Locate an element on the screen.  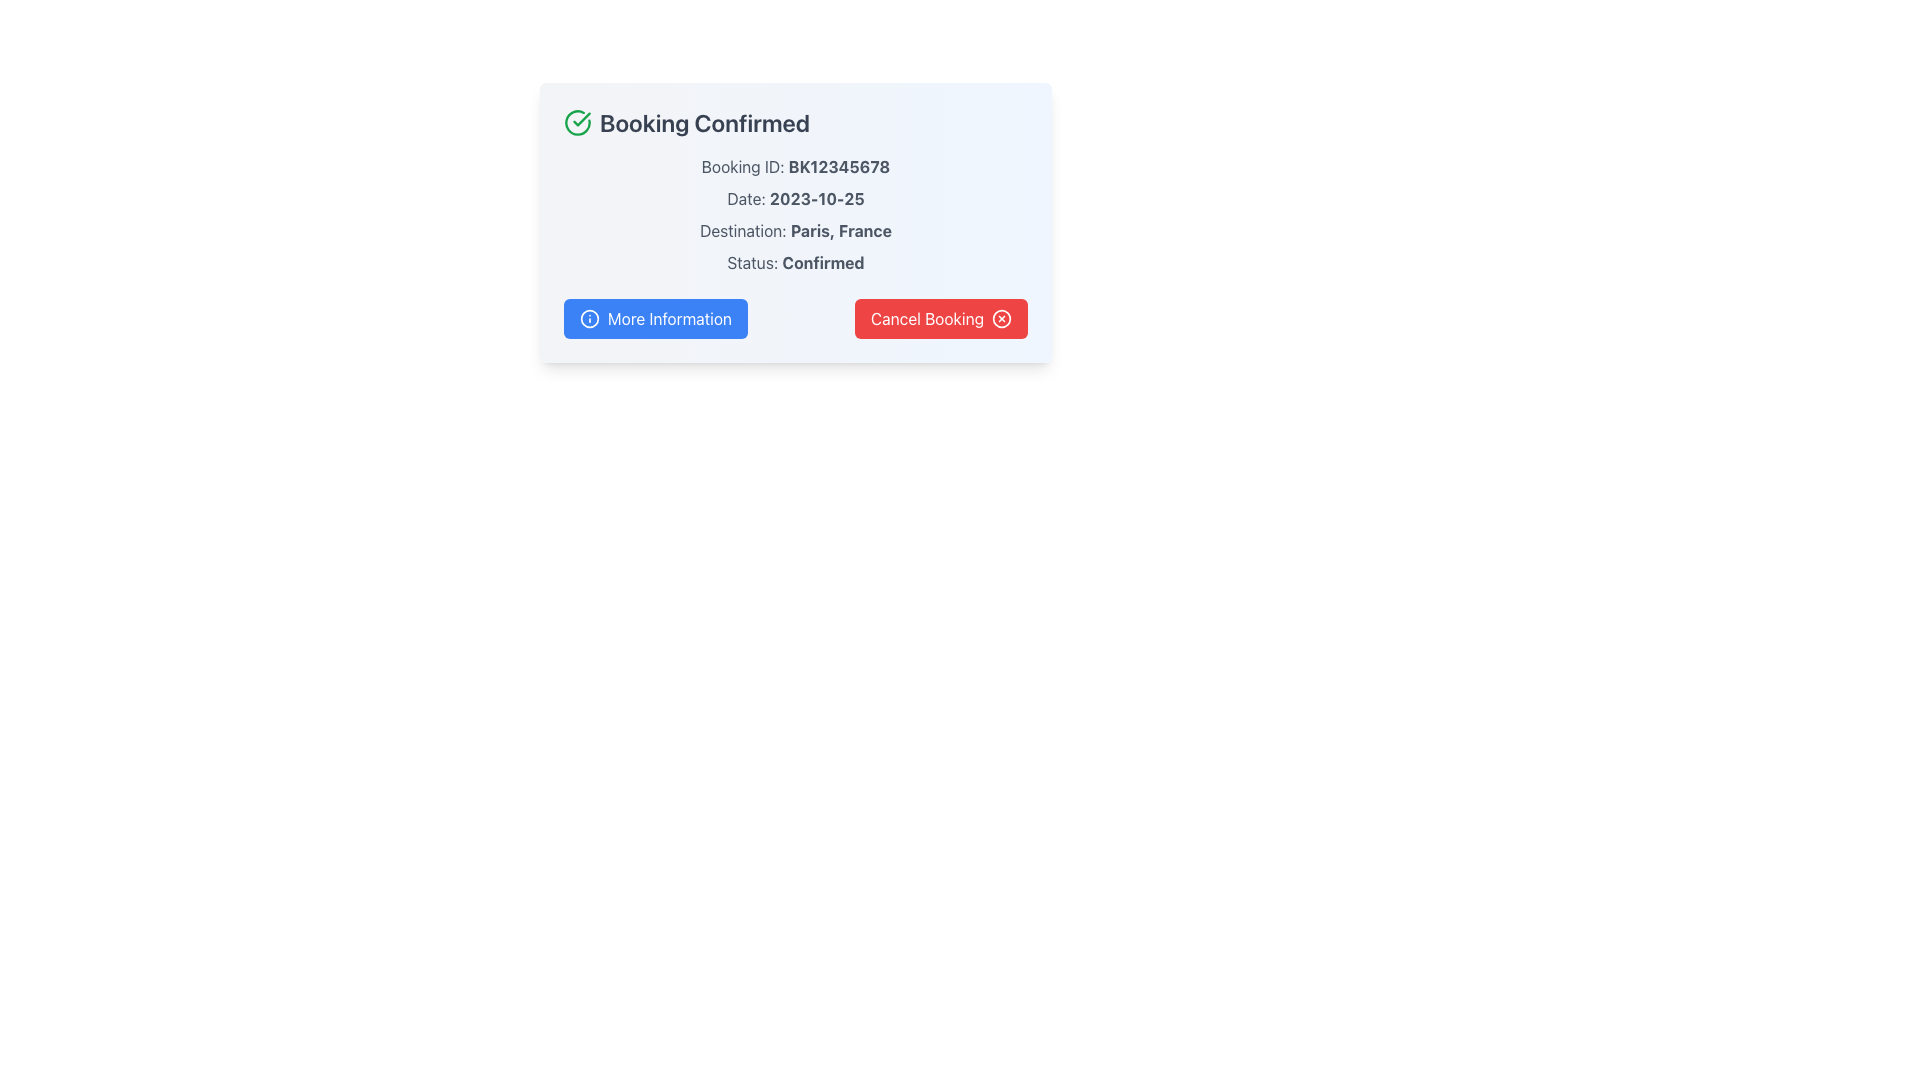
the Text Label displaying 'BK12345678' is located at coordinates (839, 165).